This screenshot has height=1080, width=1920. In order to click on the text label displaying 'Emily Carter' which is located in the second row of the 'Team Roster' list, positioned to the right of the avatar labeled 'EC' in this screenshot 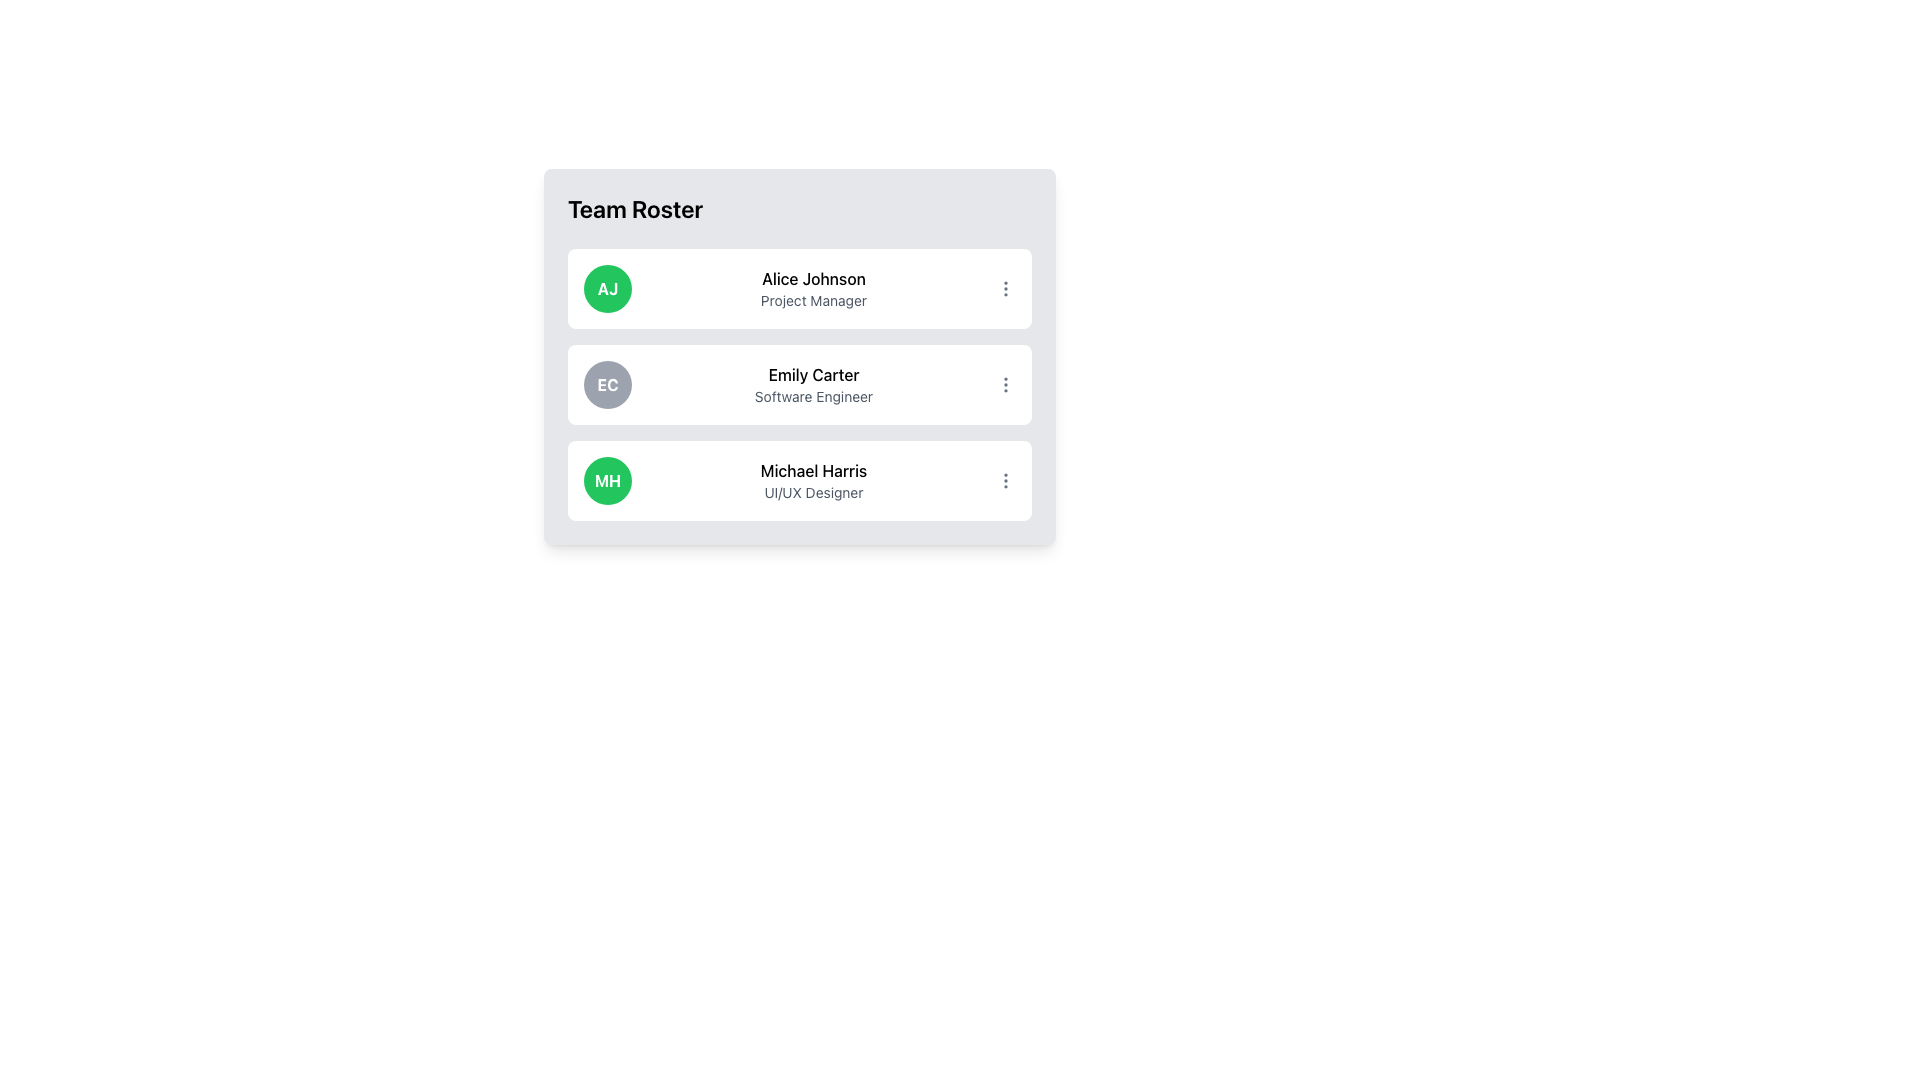, I will do `click(814, 374)`.